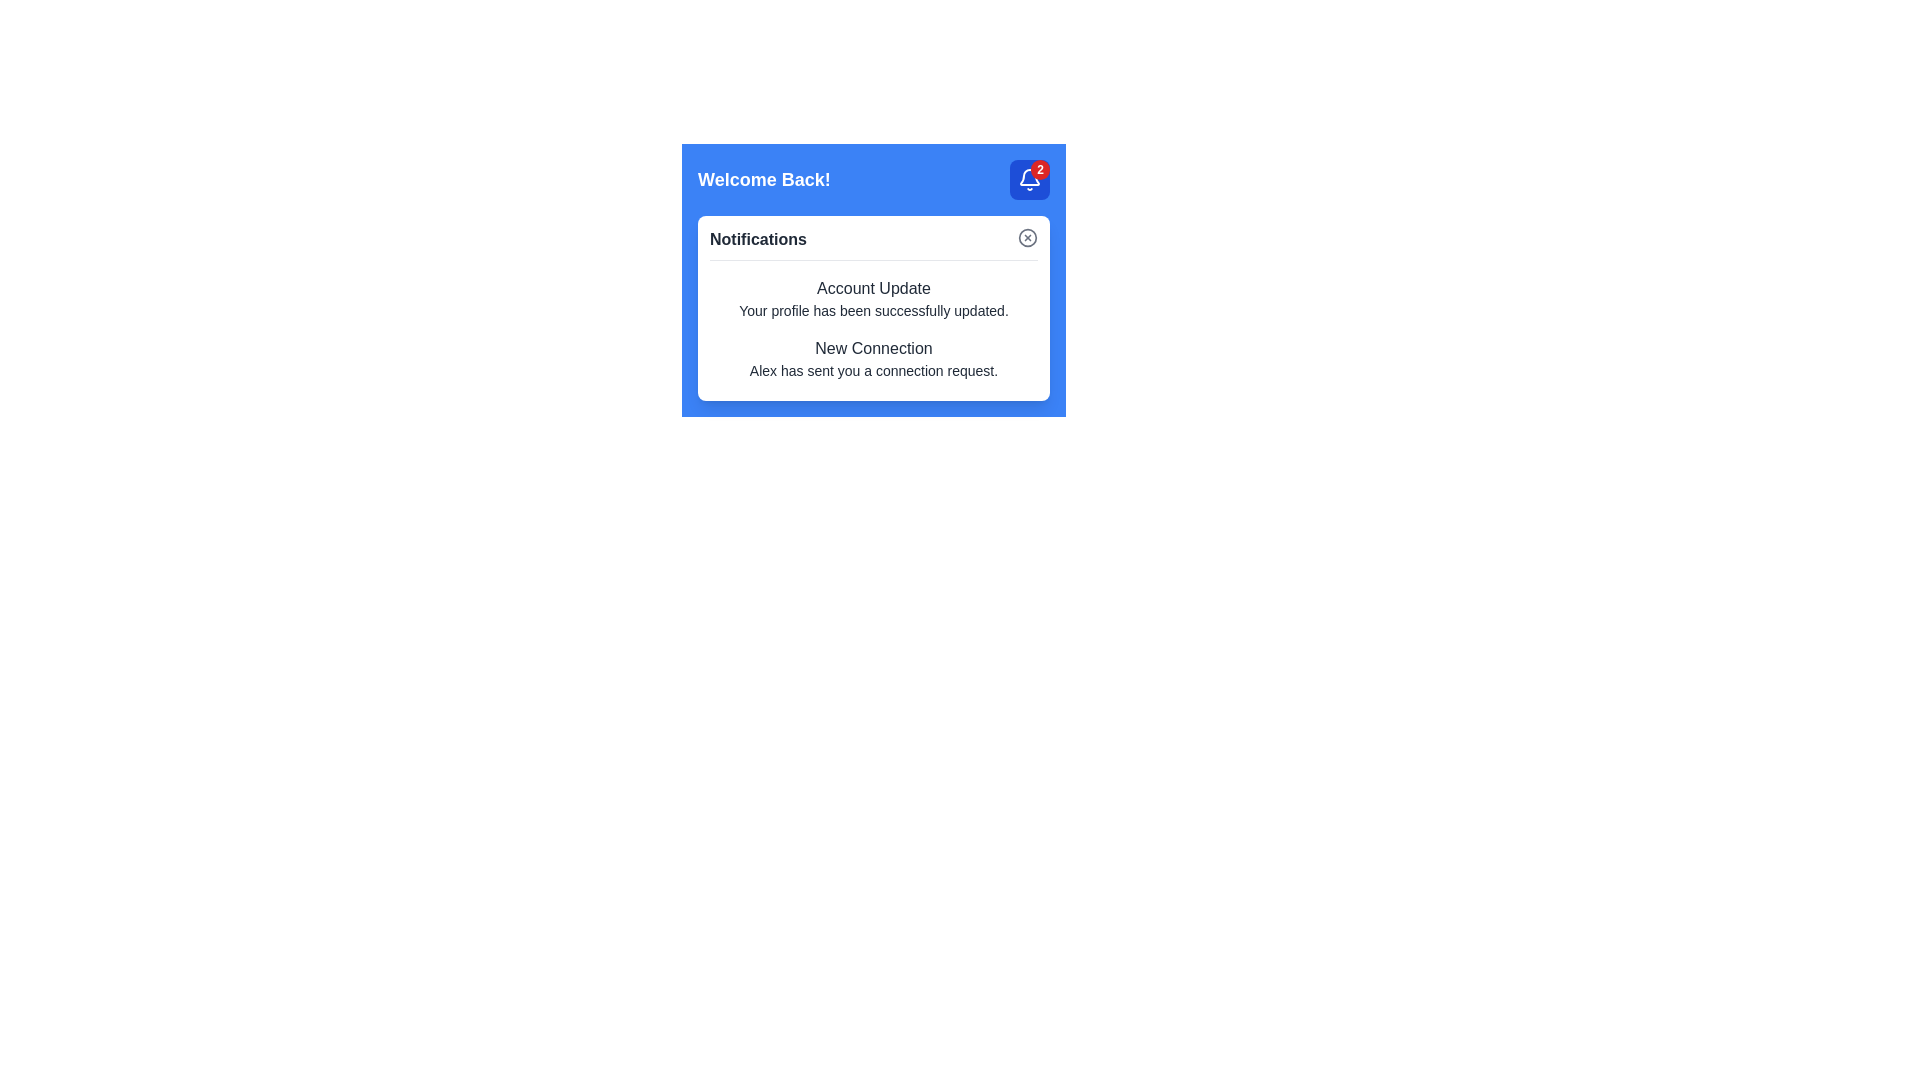 This screenshot has width=1920, height=1080. Describe the element at coordinates (873, 370) in the screenshot. I see `text label that says 'Alex has sent you a connection request.' which is located below the 'New Connection' heading in the Notifications section` at that location.